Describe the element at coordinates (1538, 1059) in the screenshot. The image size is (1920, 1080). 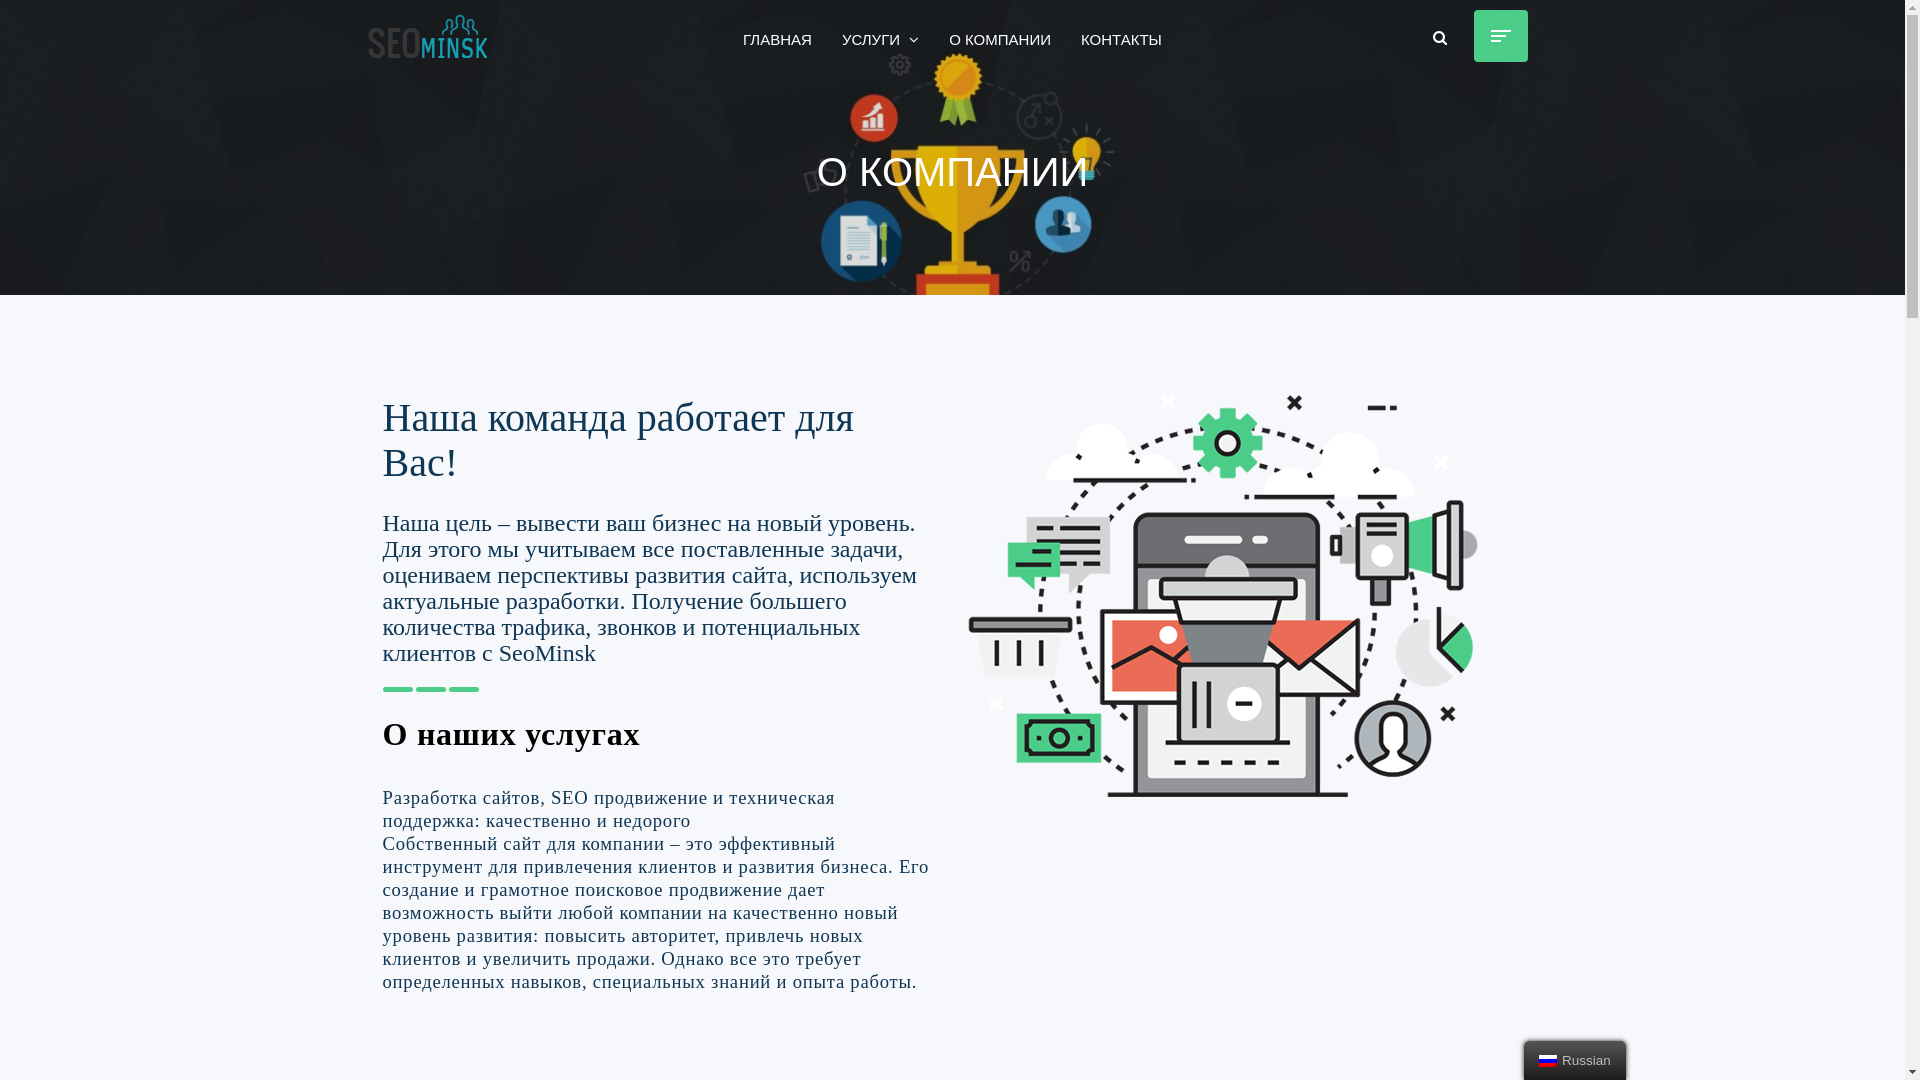
I see `'Russian'` at that location.